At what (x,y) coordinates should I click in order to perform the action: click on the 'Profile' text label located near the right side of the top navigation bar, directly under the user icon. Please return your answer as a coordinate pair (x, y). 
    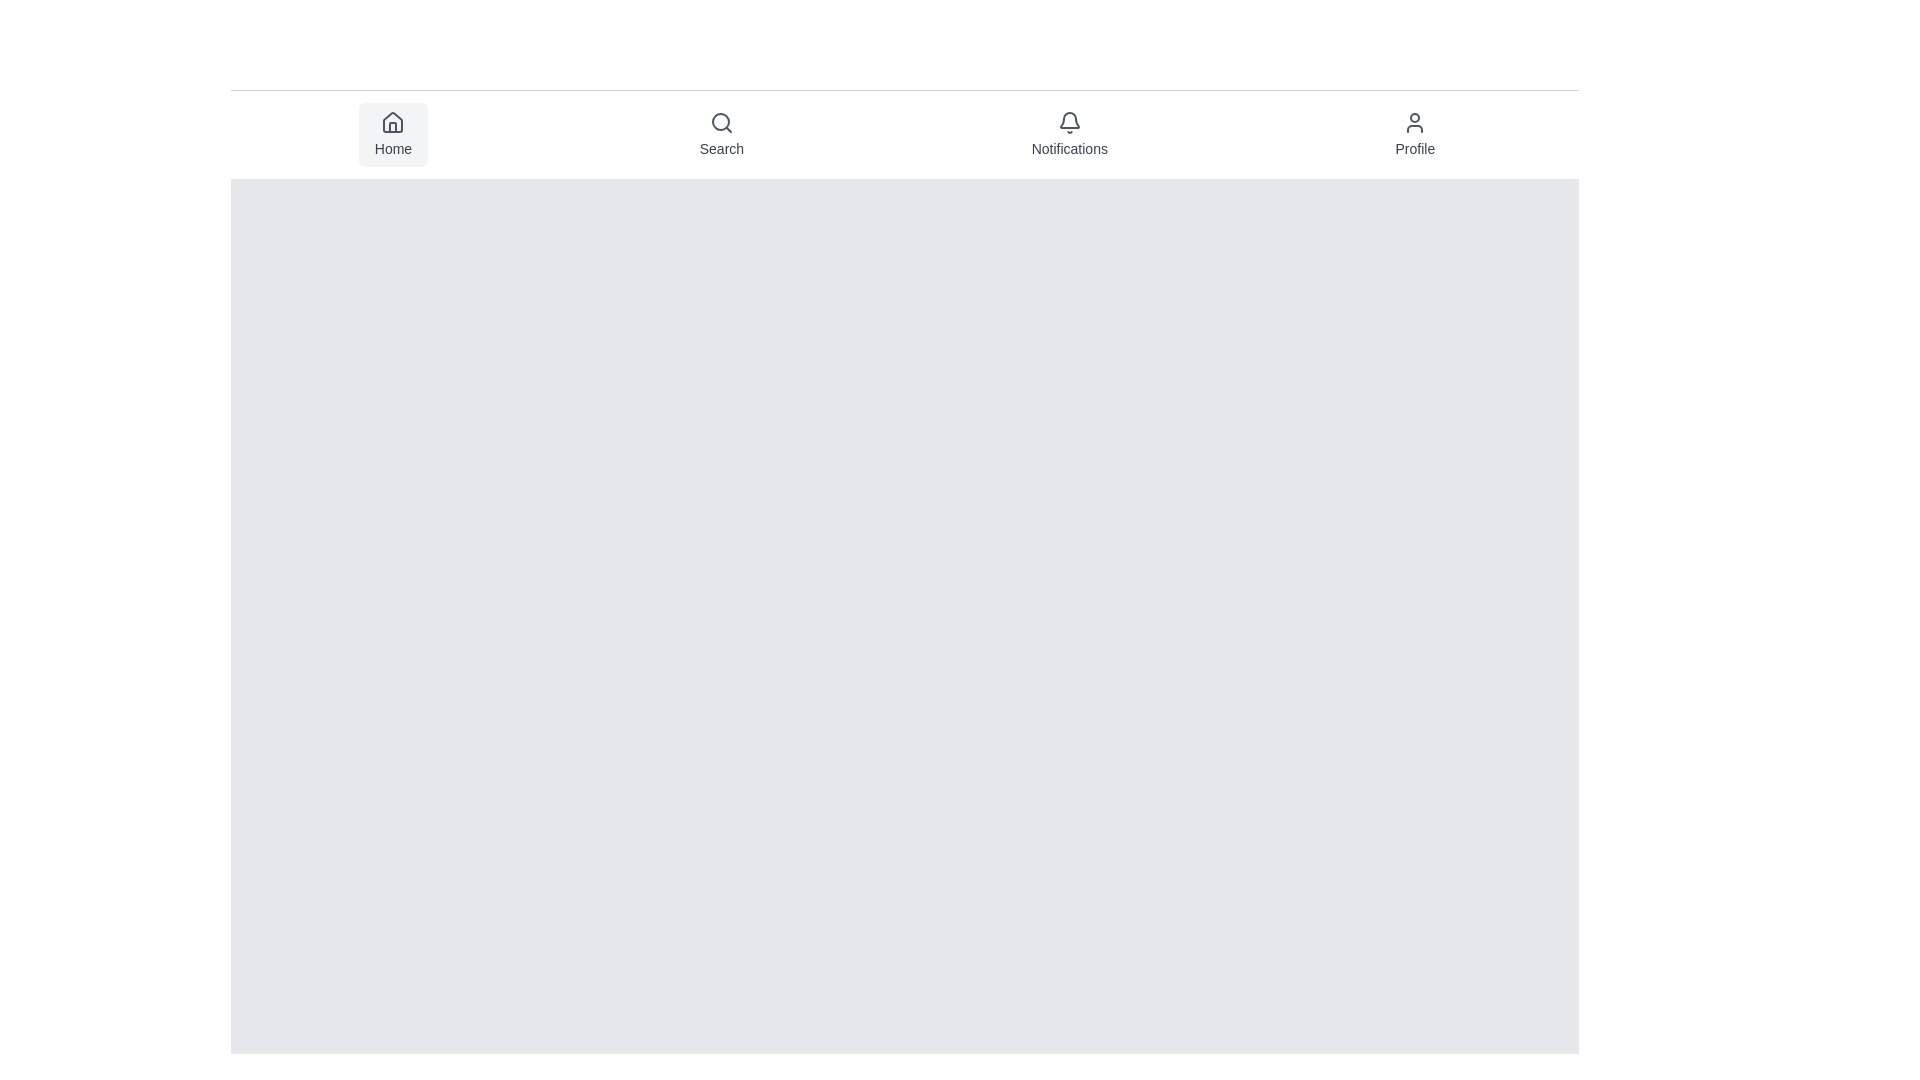
    Looking at the image, I should click on (1414, 148).